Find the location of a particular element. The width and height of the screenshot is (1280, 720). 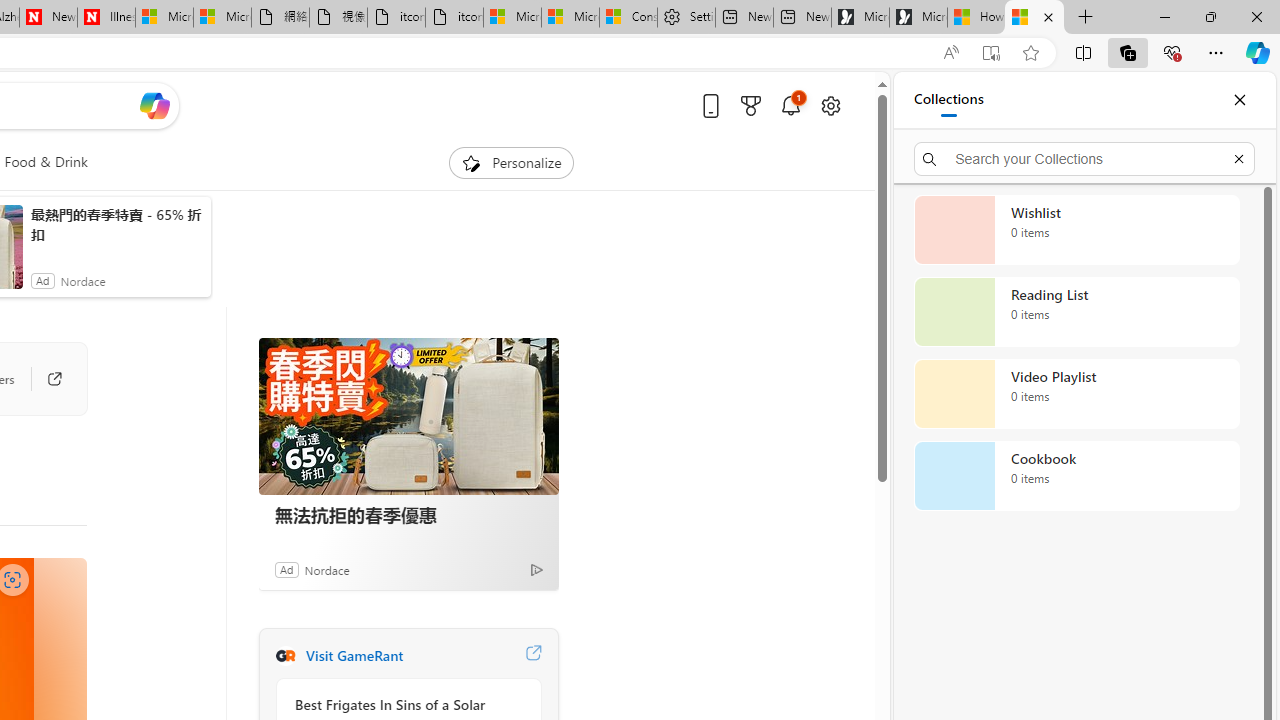

'Enter Immersive Reader (F9)' is located at coordinates (991, 52).